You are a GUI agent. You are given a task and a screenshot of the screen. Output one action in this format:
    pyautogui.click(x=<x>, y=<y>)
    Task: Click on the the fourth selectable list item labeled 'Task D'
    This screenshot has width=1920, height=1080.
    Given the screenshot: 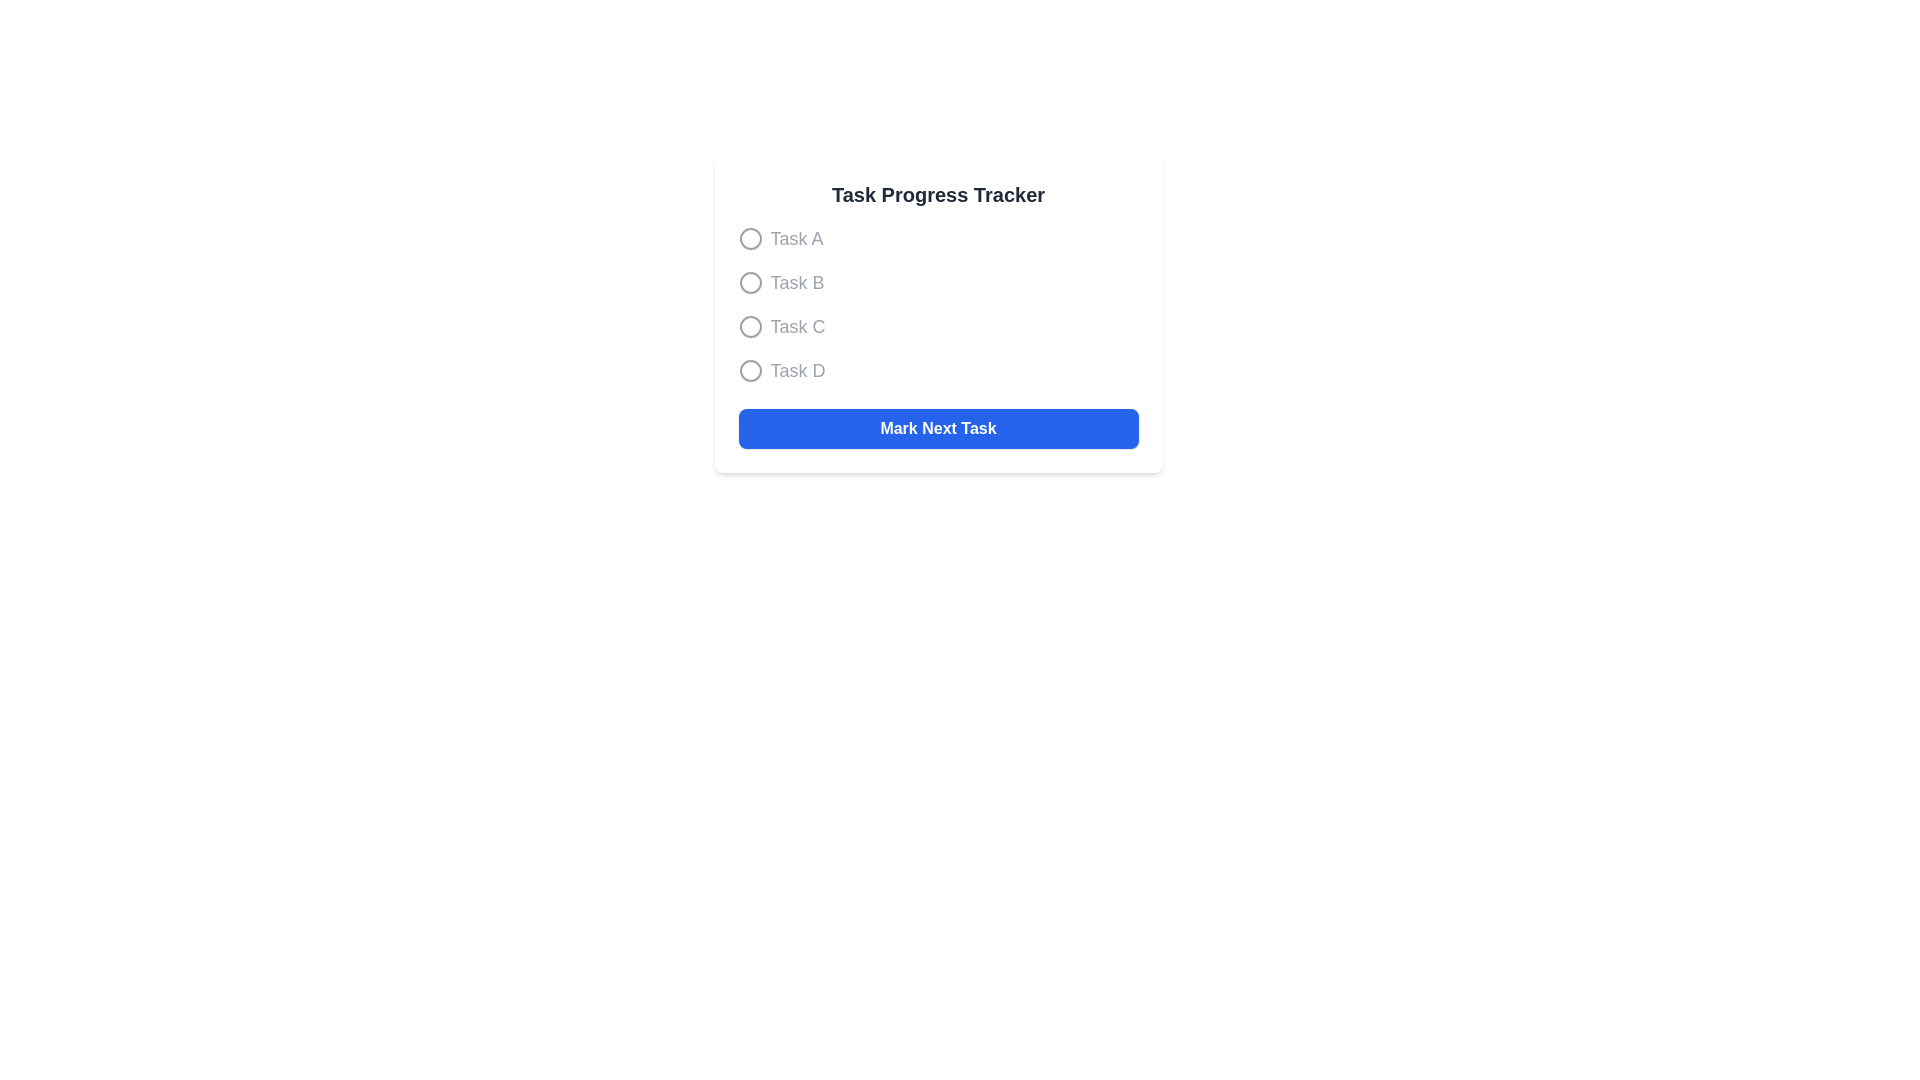 What is the action you would take?
    pyautogui.click(x=937, y=370)
    